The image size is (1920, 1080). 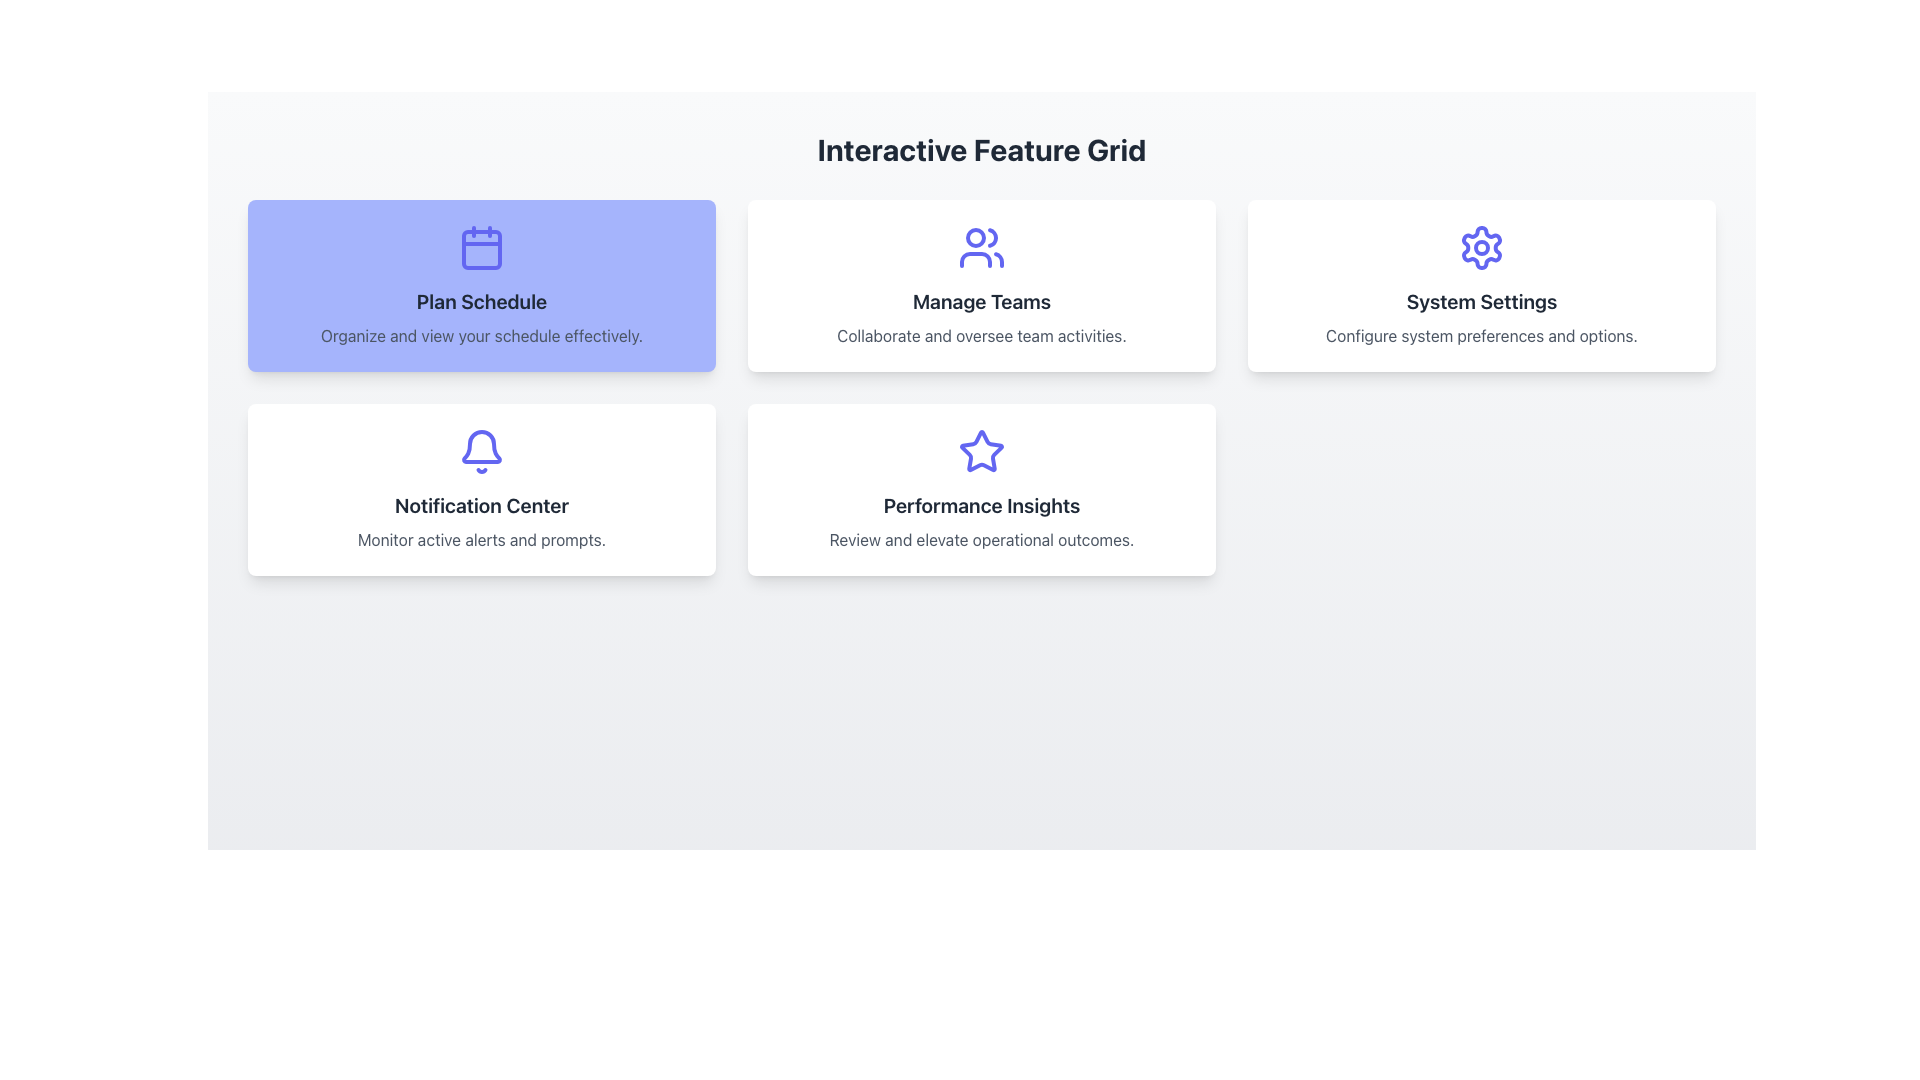 What do you see at coordinates (1482, 246) in the screenshot?
I see `the gear-shaped indigo icon located at the center top of the 'System Settings' card, which is positioned in the top-right corner of the feature grid` at bounding box center [1482, 246].